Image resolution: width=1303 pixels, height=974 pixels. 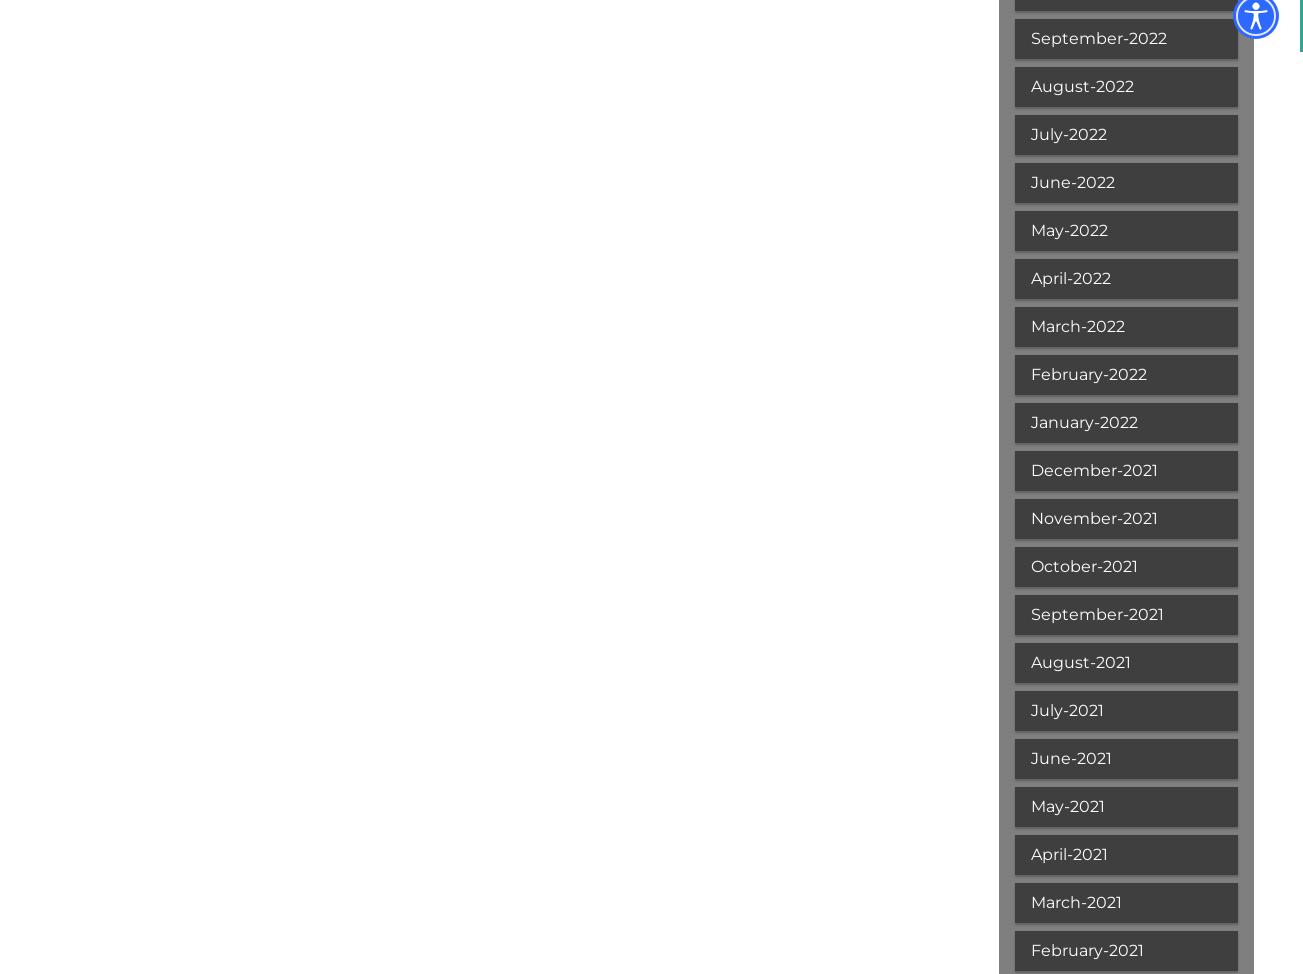 I want to click on 'August-2021', so click(x=1079, y=662).